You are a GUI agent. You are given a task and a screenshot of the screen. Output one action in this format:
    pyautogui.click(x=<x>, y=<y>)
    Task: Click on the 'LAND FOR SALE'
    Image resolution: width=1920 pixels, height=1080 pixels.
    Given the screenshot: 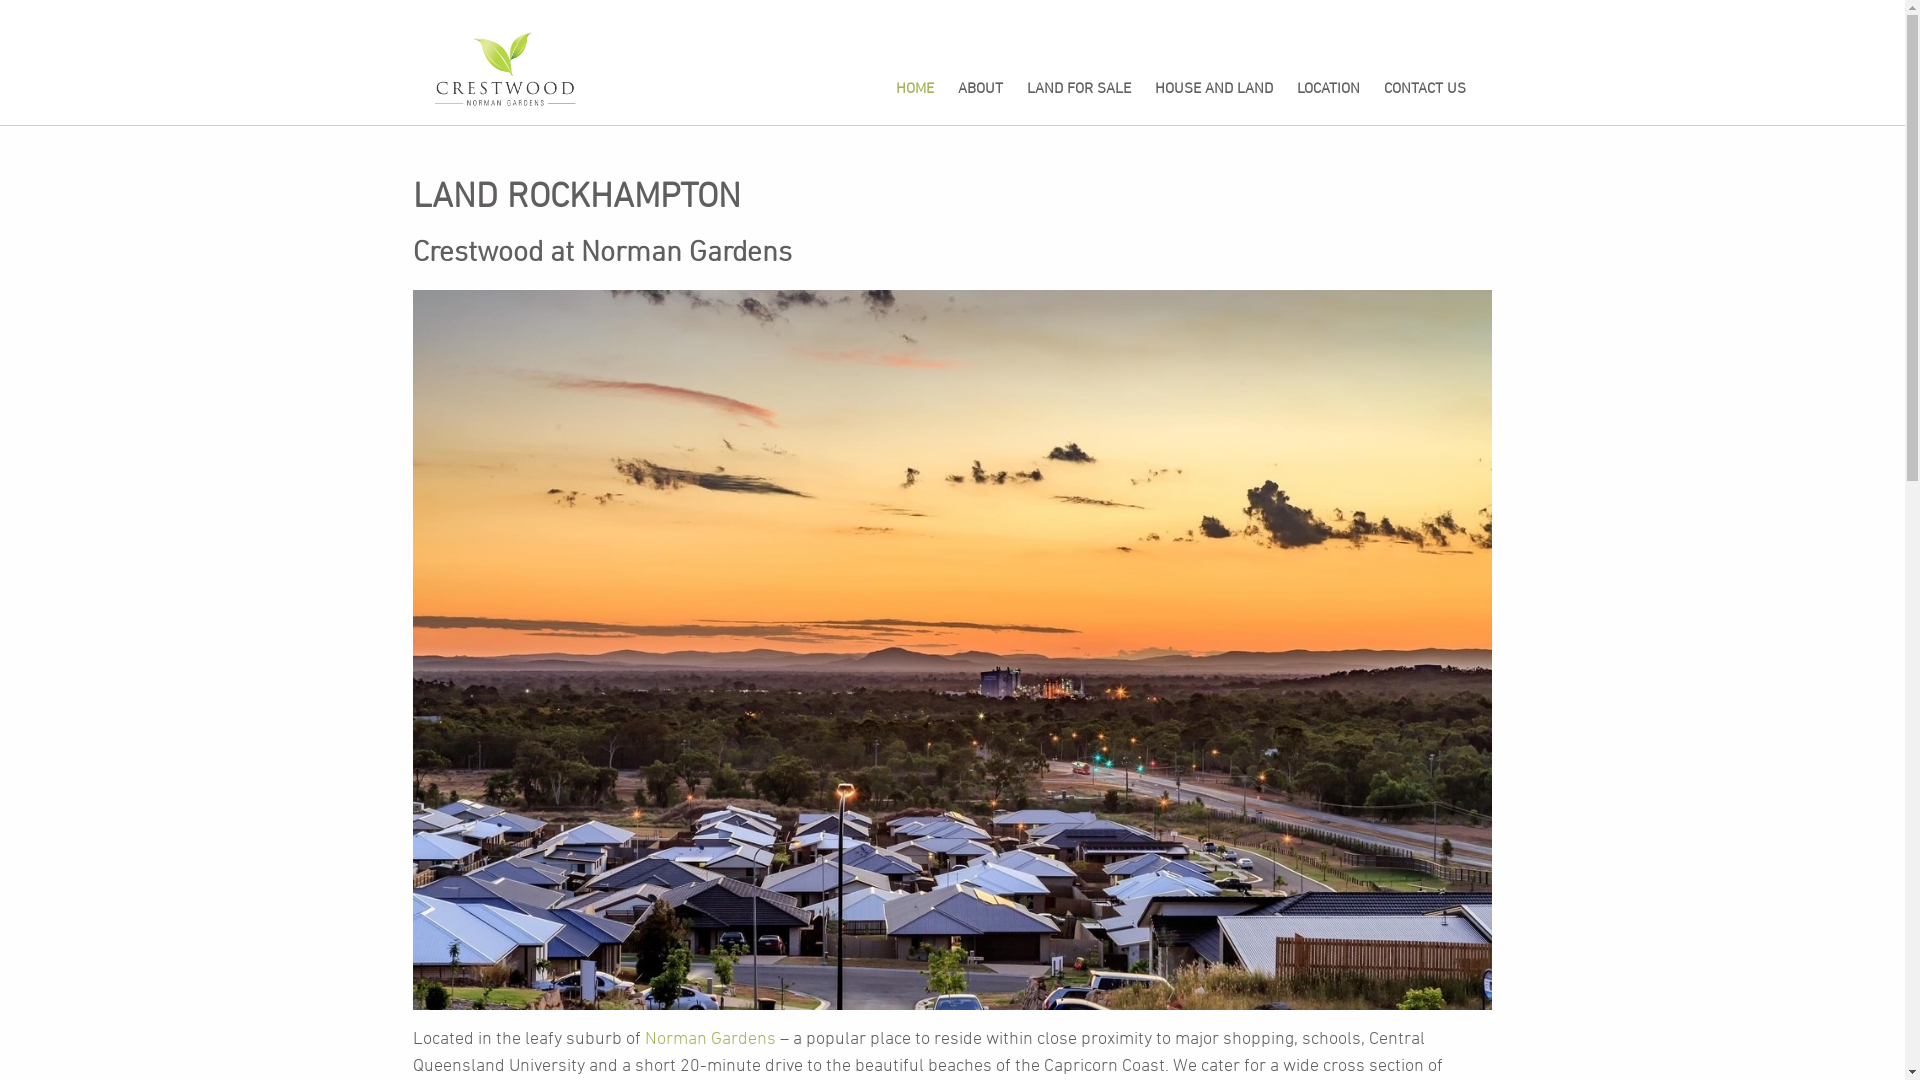 What is the action you would take?
    pyautogui.click(x=1078, y=88)
    